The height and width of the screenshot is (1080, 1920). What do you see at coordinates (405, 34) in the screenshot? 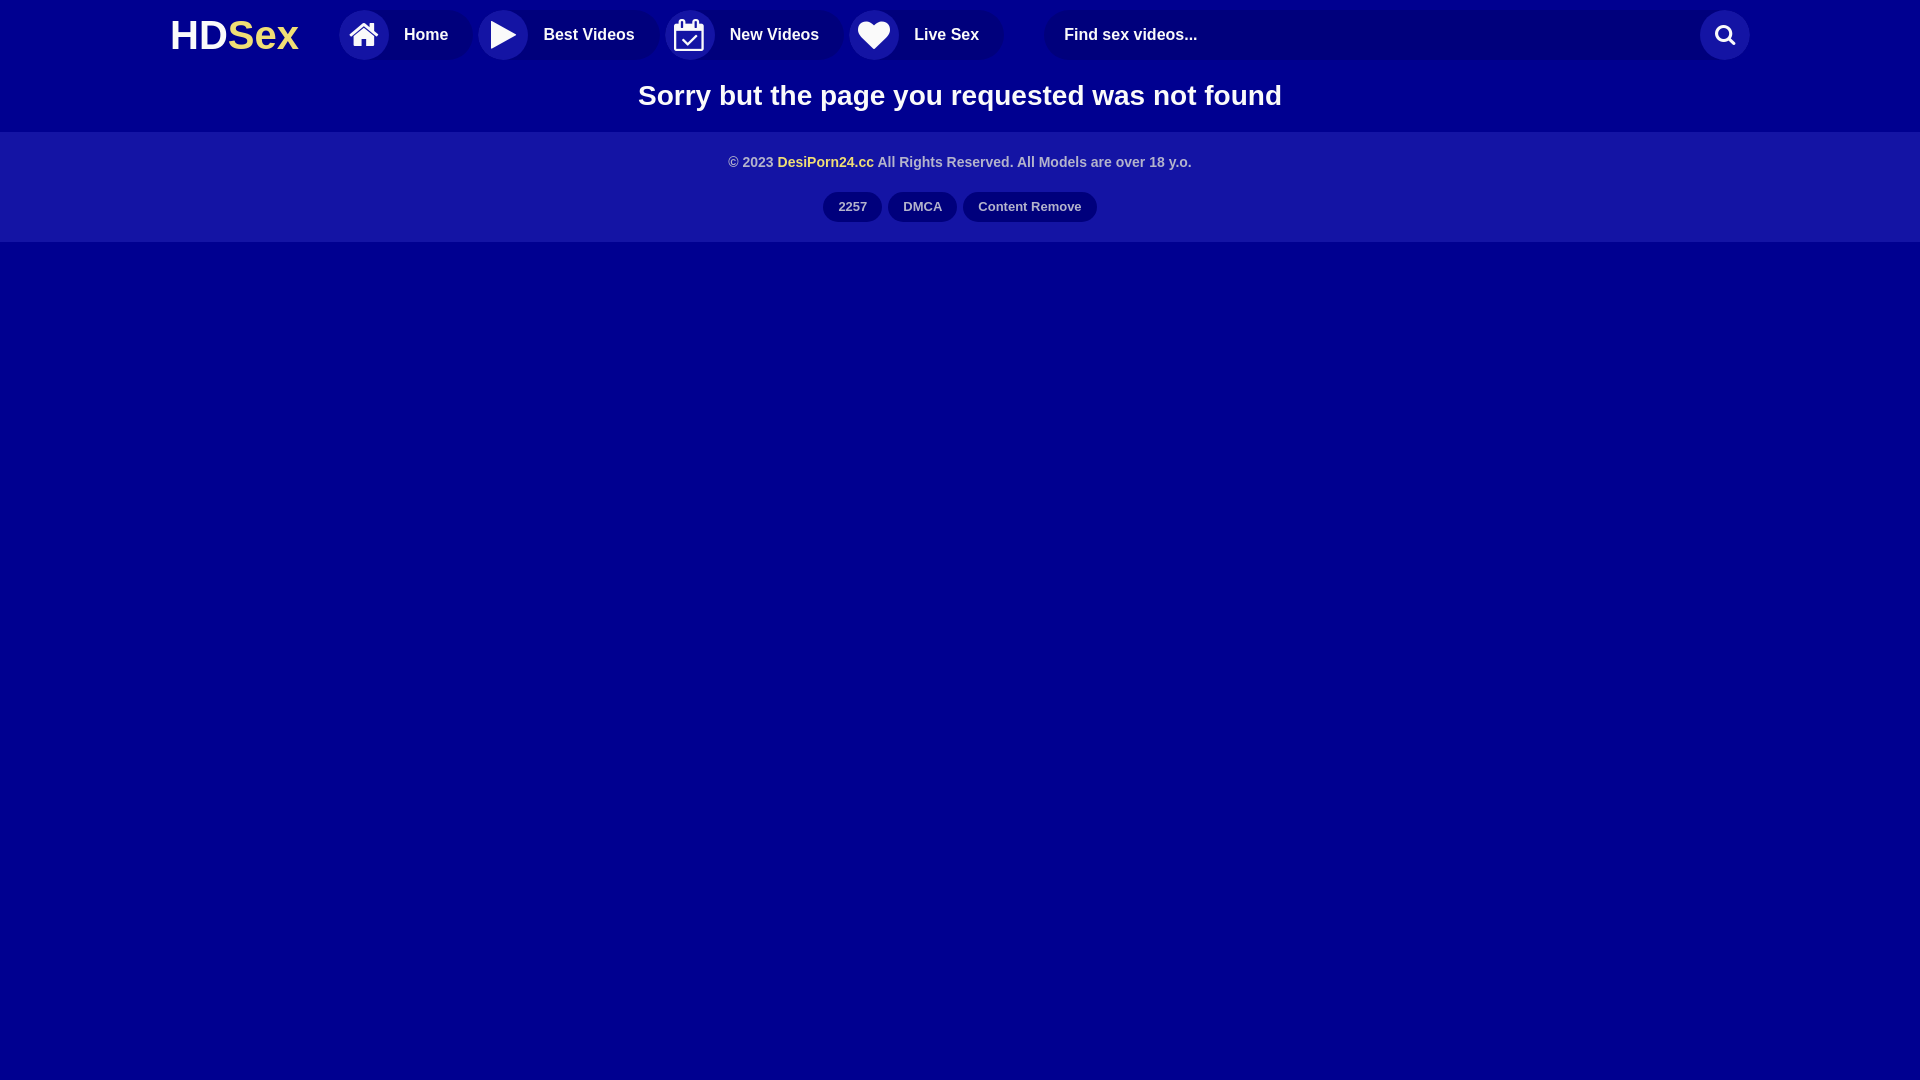
I see `'Home'` at bounding box center [405, 34].